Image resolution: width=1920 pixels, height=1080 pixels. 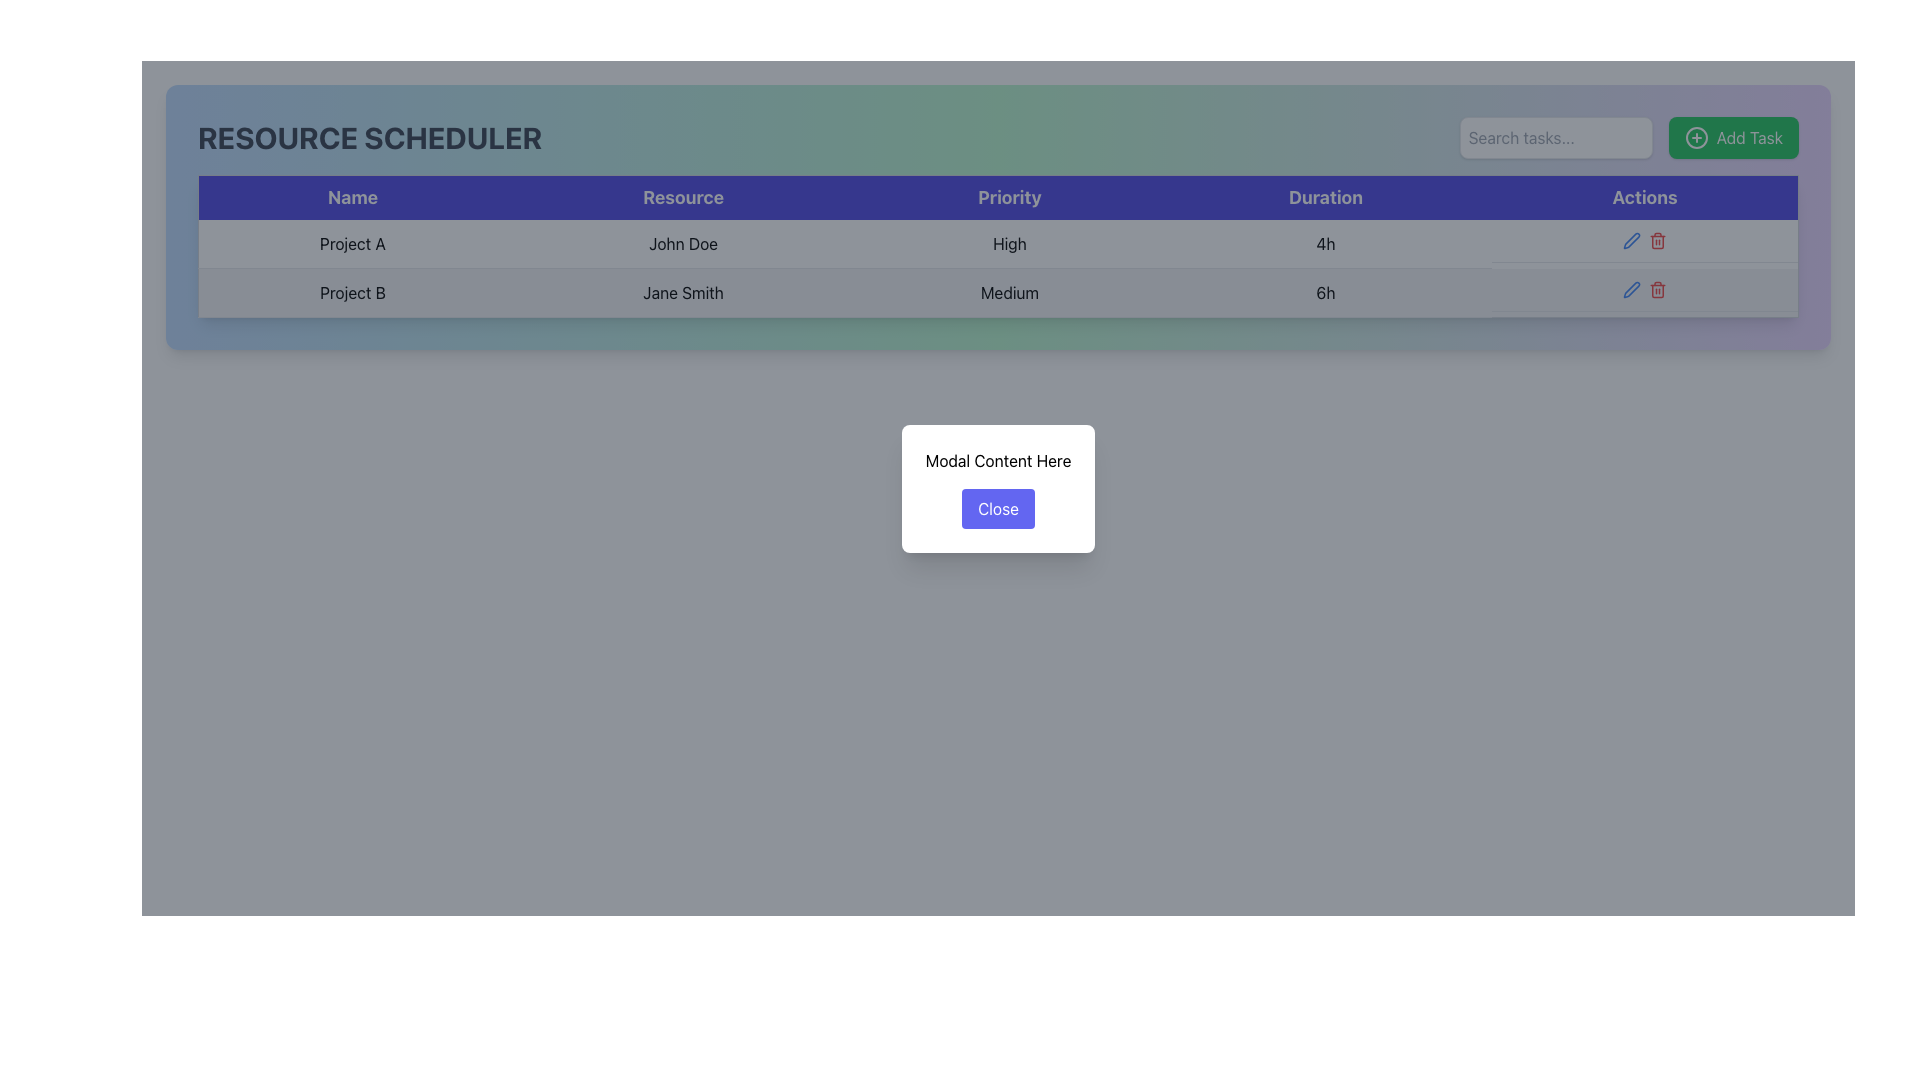 I want to click on the 'High' priority text label located in the first row of the 'Priority' table, positioned between 'John Doe' and '4h', so click(x=1009, y=243).